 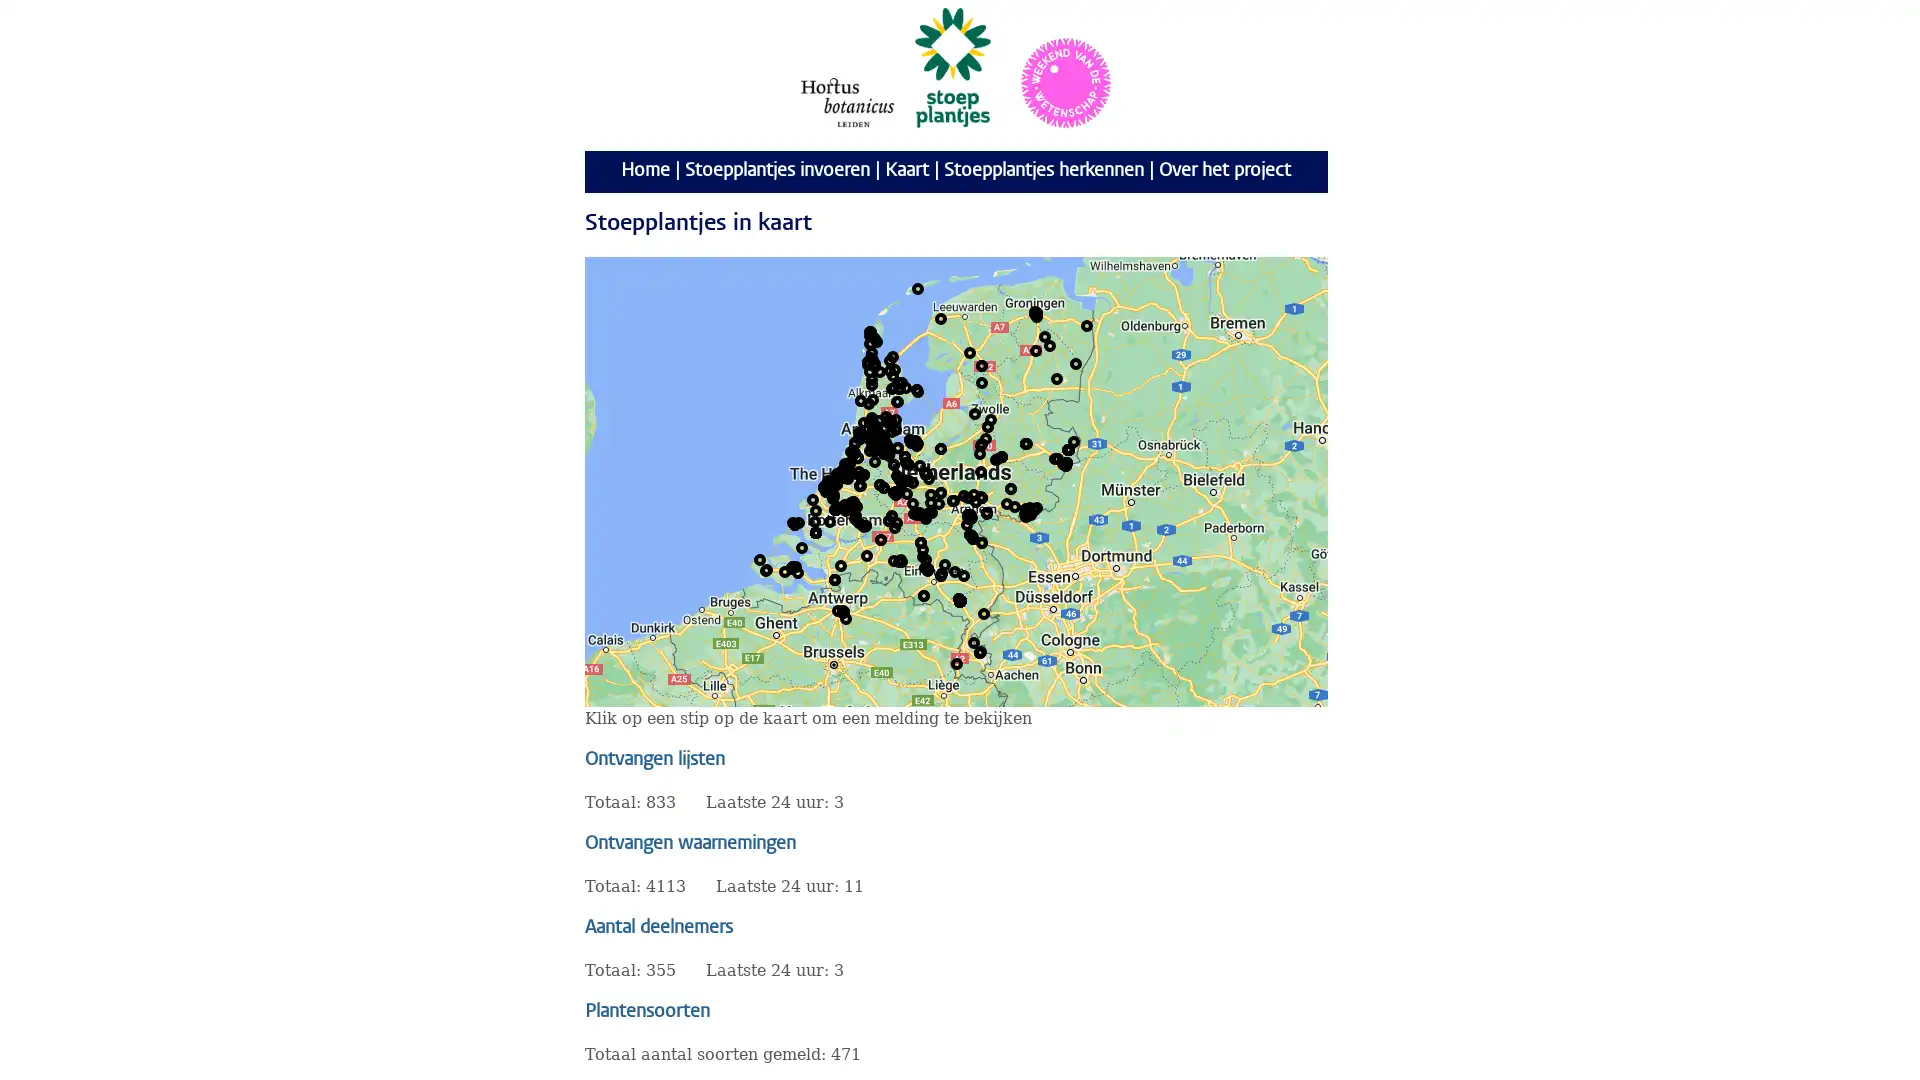 I want to click on Telling van Josephine op 03 juni 2022, so click(x=816, y=531).